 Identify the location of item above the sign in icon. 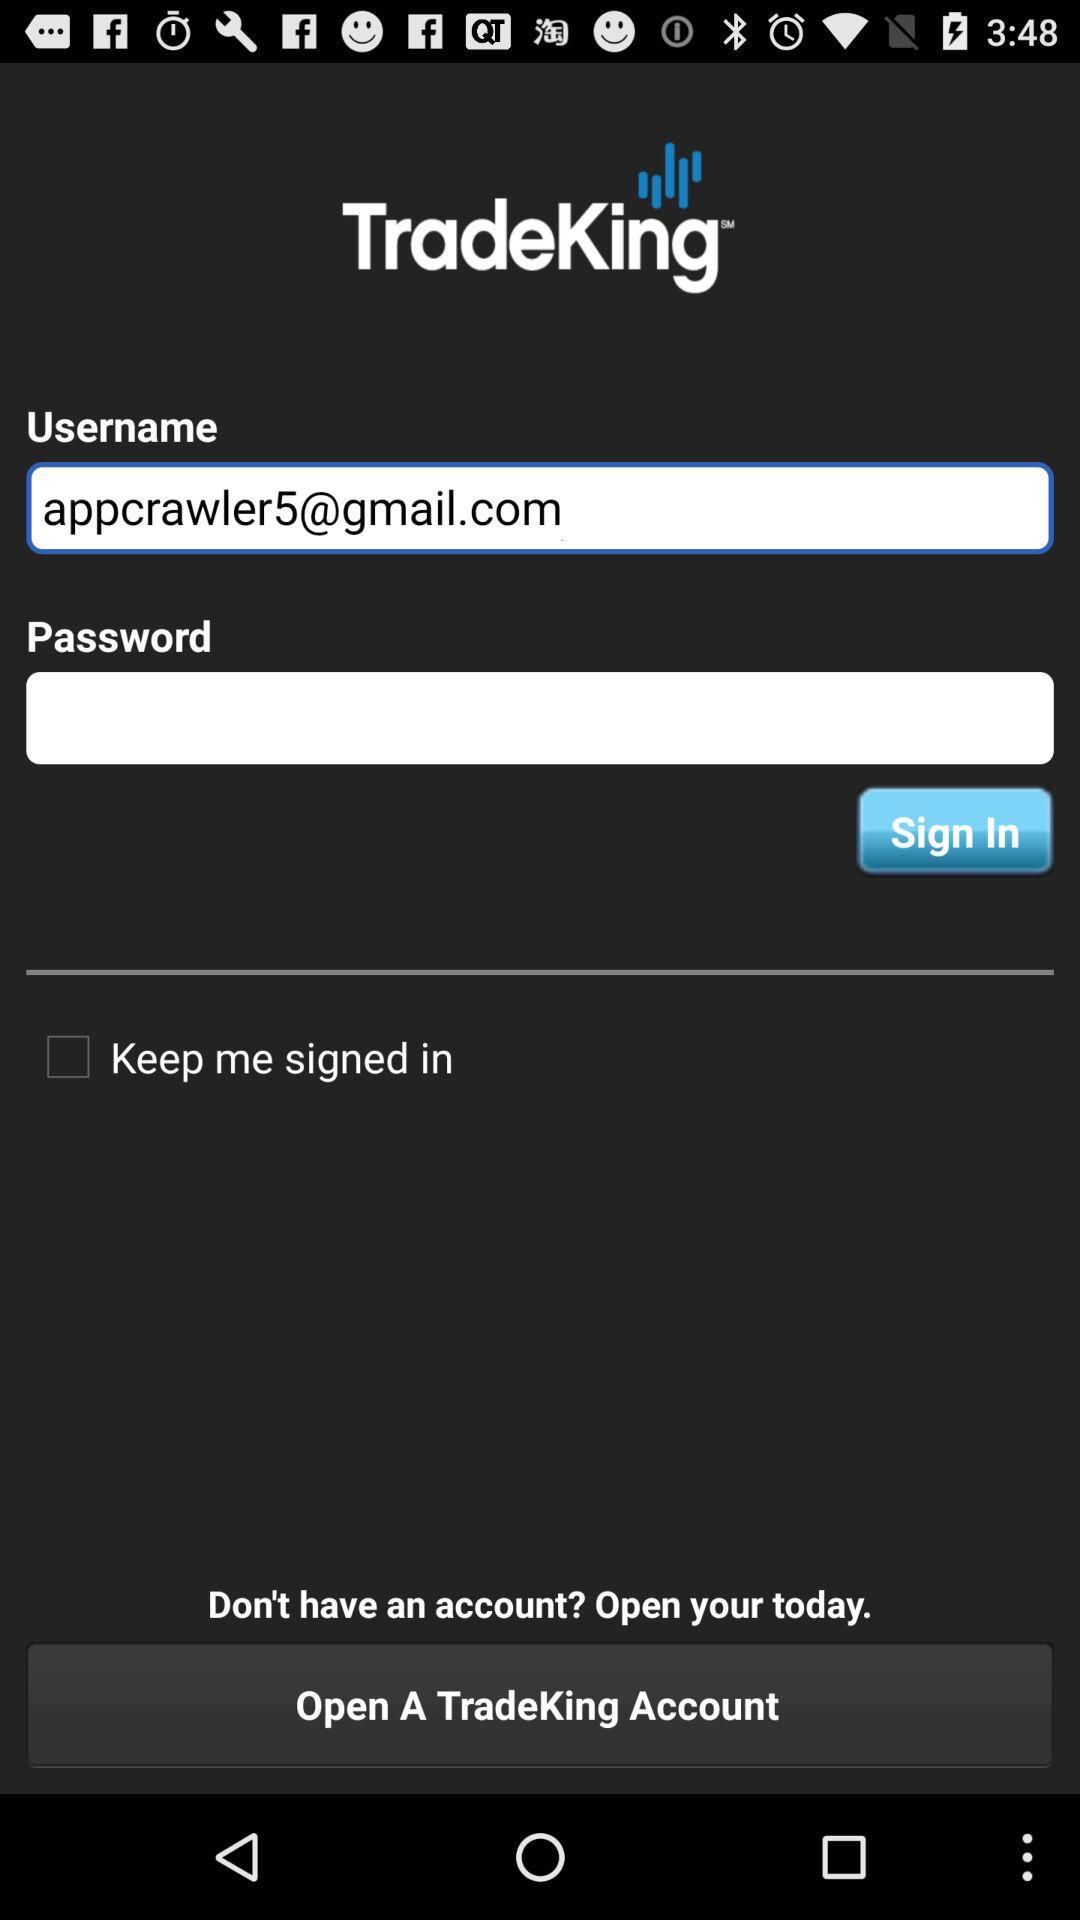
(540, 718).